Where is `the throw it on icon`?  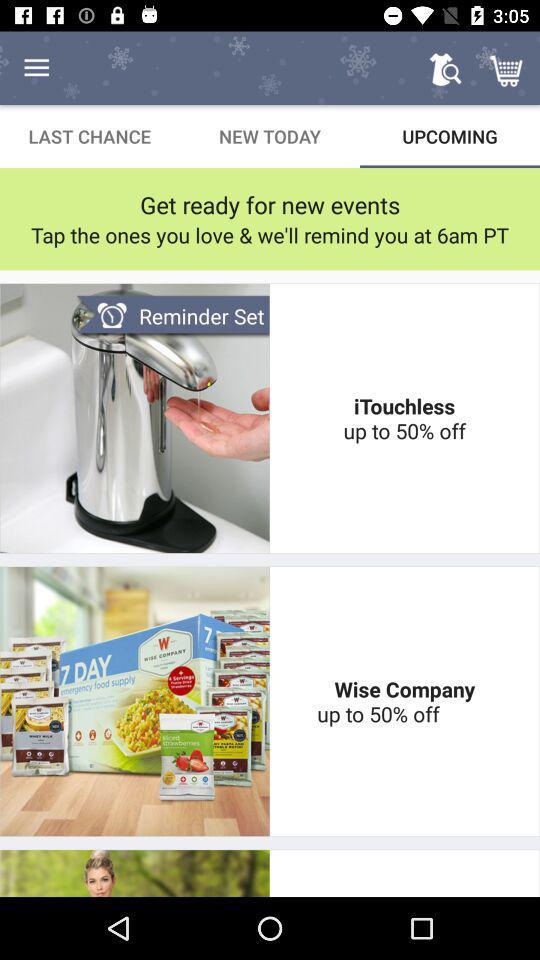 the throw it on icon is located at coordinates (404, 872).